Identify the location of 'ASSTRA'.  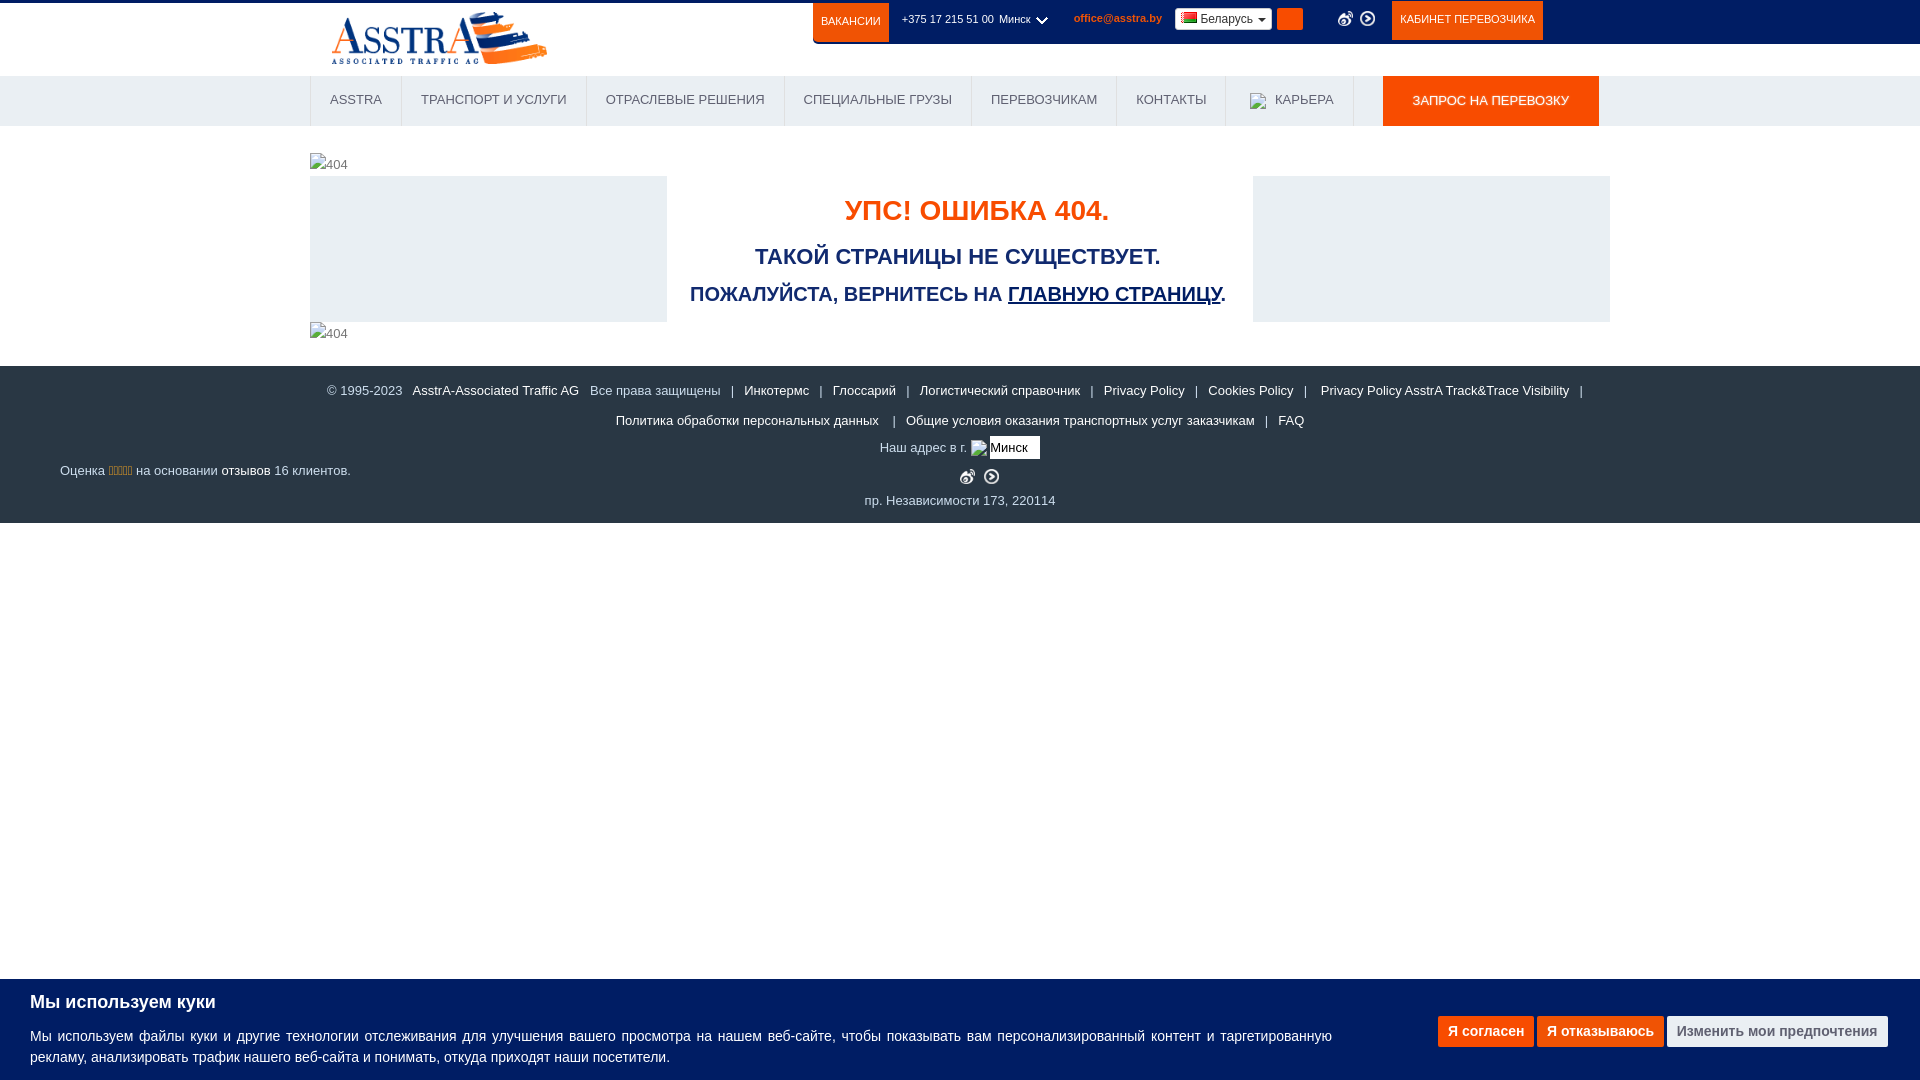
(355, 100).